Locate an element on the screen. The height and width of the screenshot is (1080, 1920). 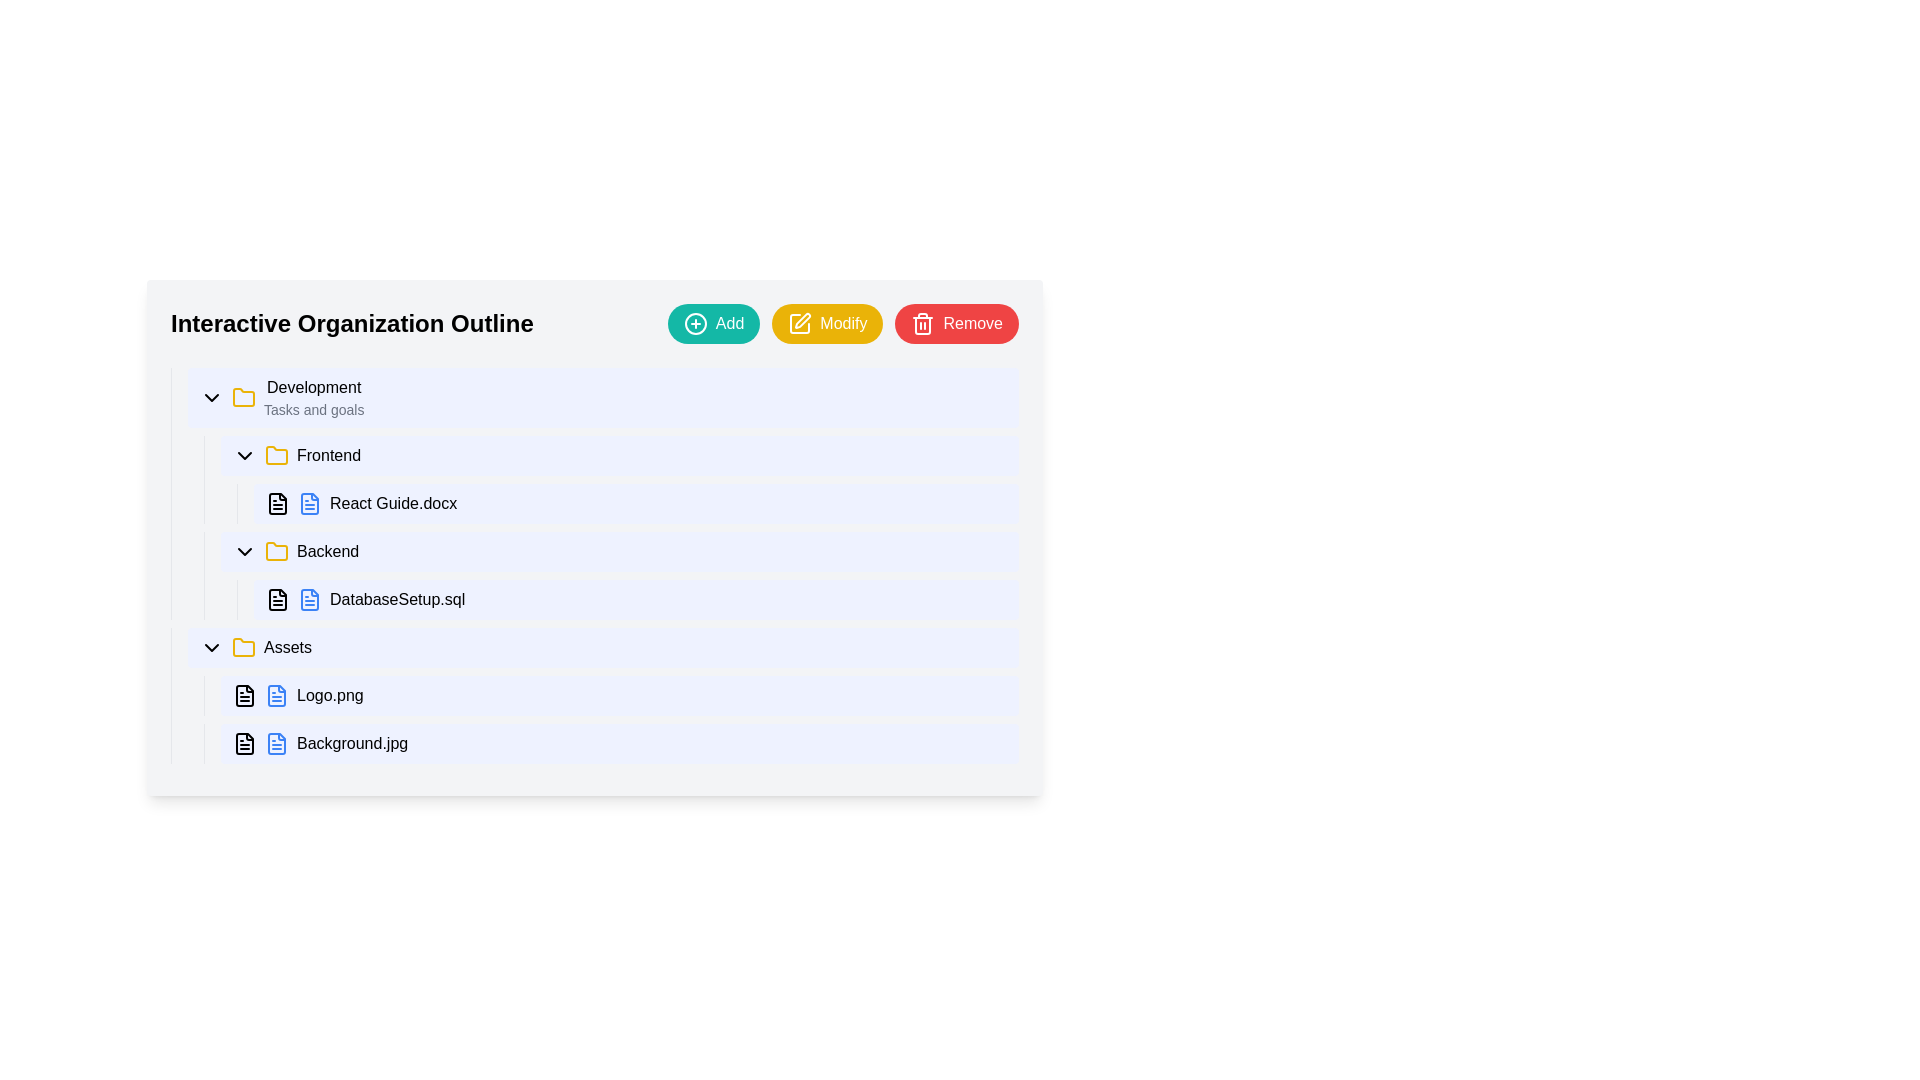
the chevron icon located to the left of the 'Frontend' text is located at coordinates (243, 455).